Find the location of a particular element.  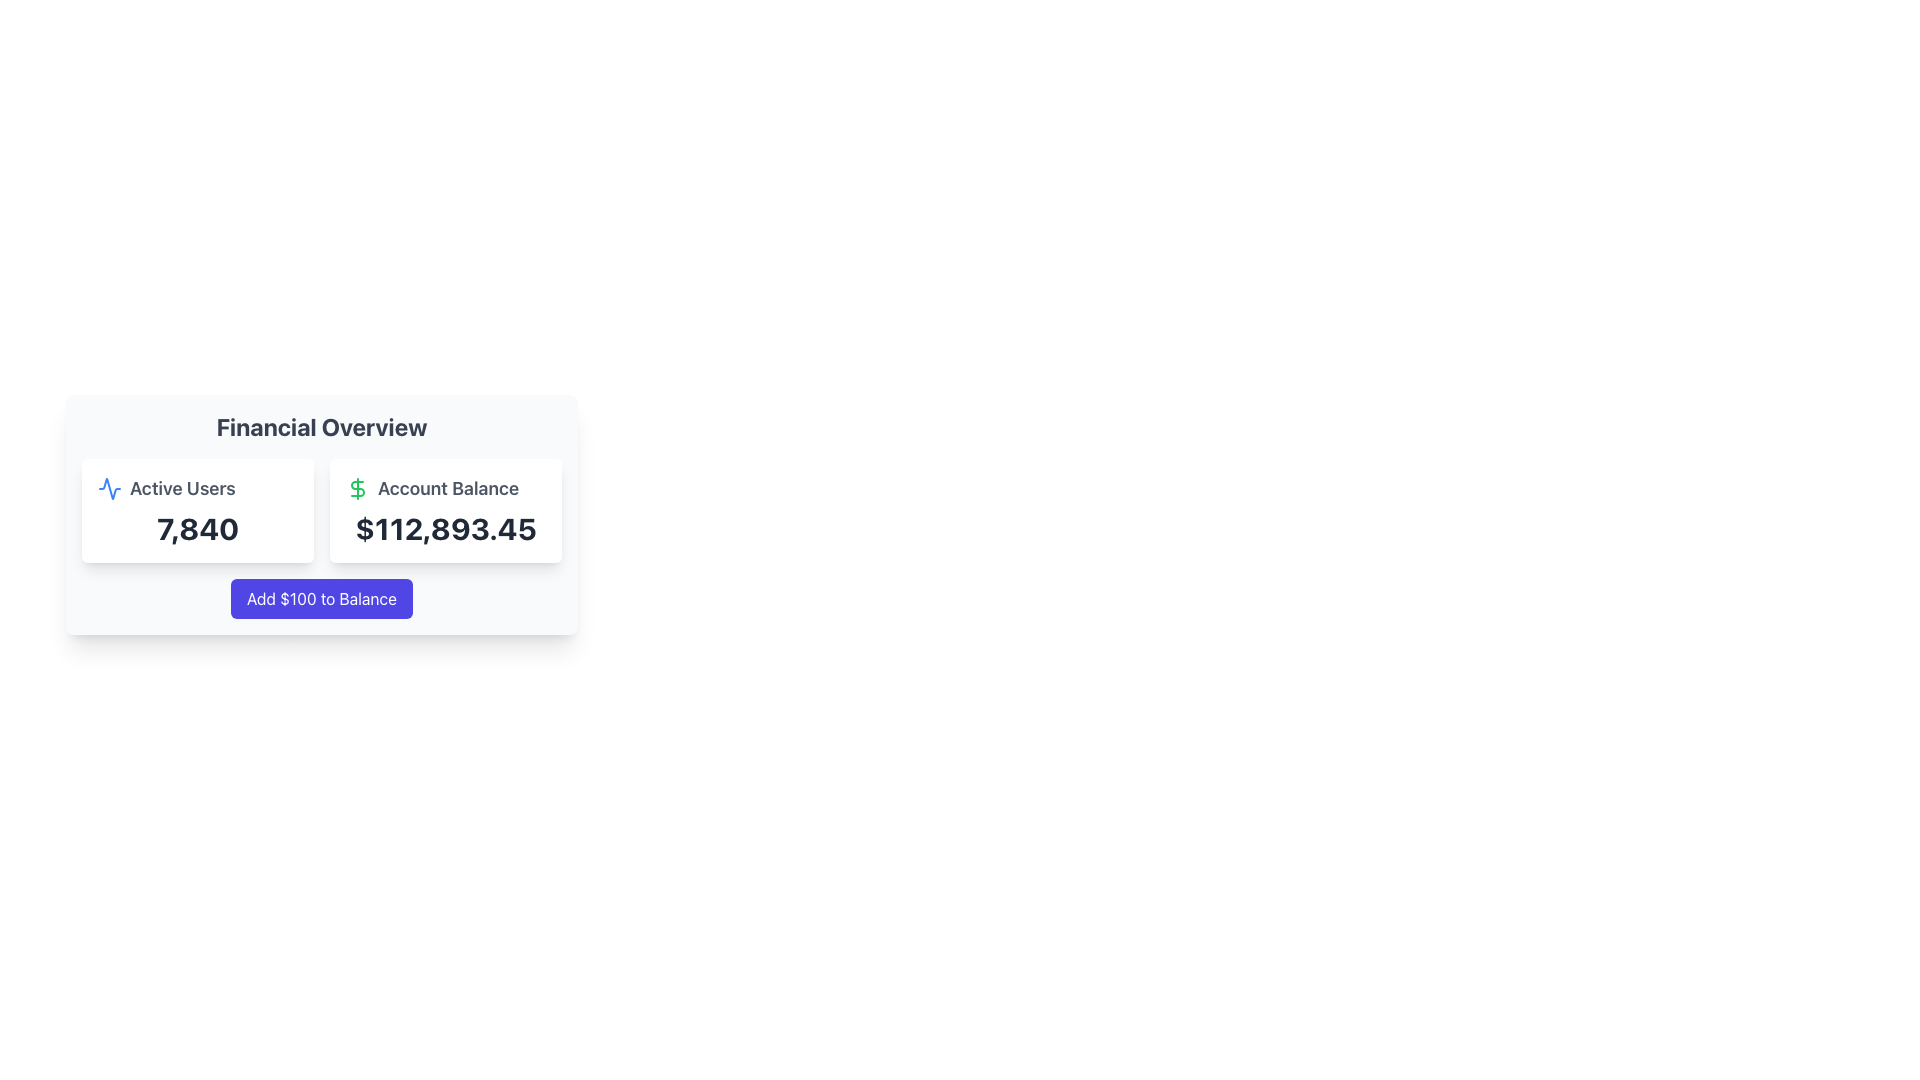

within the Data Display element to highlight the 'Active Users' and 'Account Balance' information is located at coordinates (321, 509).